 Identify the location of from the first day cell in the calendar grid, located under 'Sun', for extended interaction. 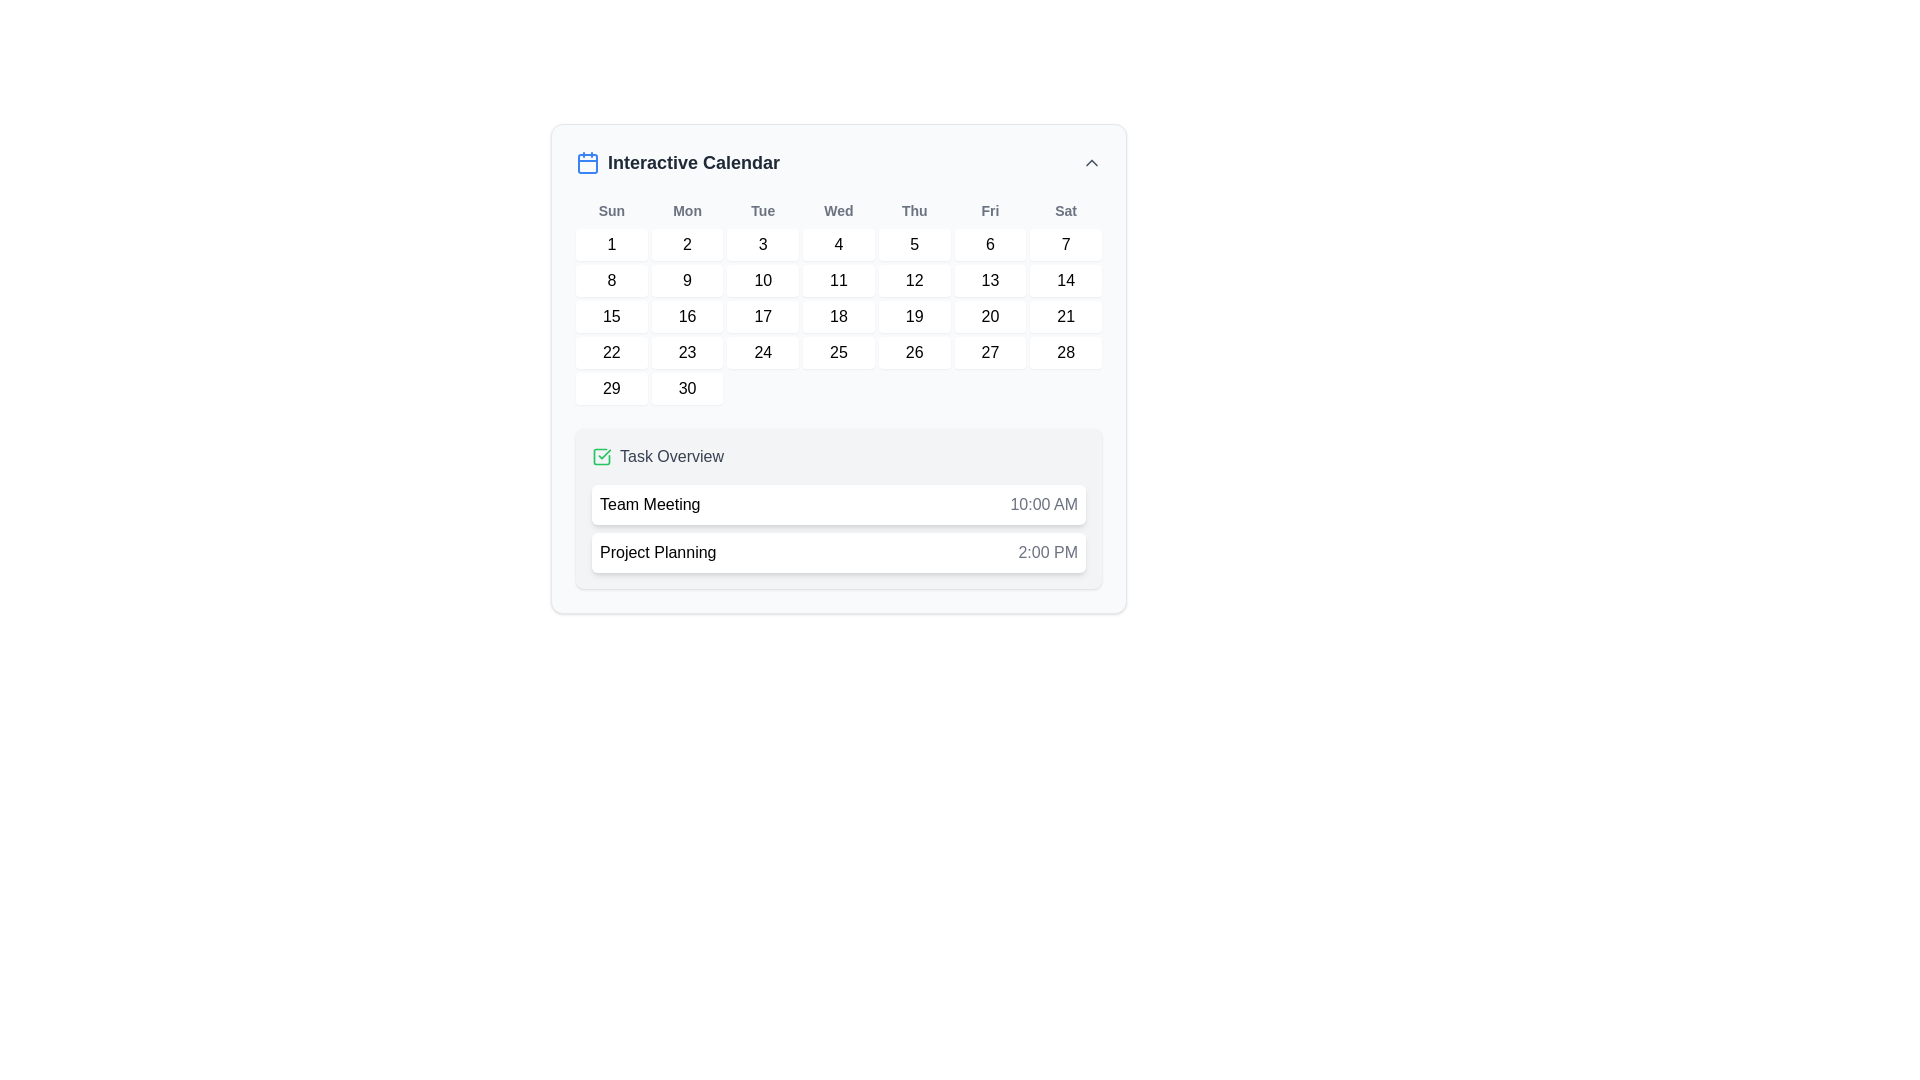
(610, 244).